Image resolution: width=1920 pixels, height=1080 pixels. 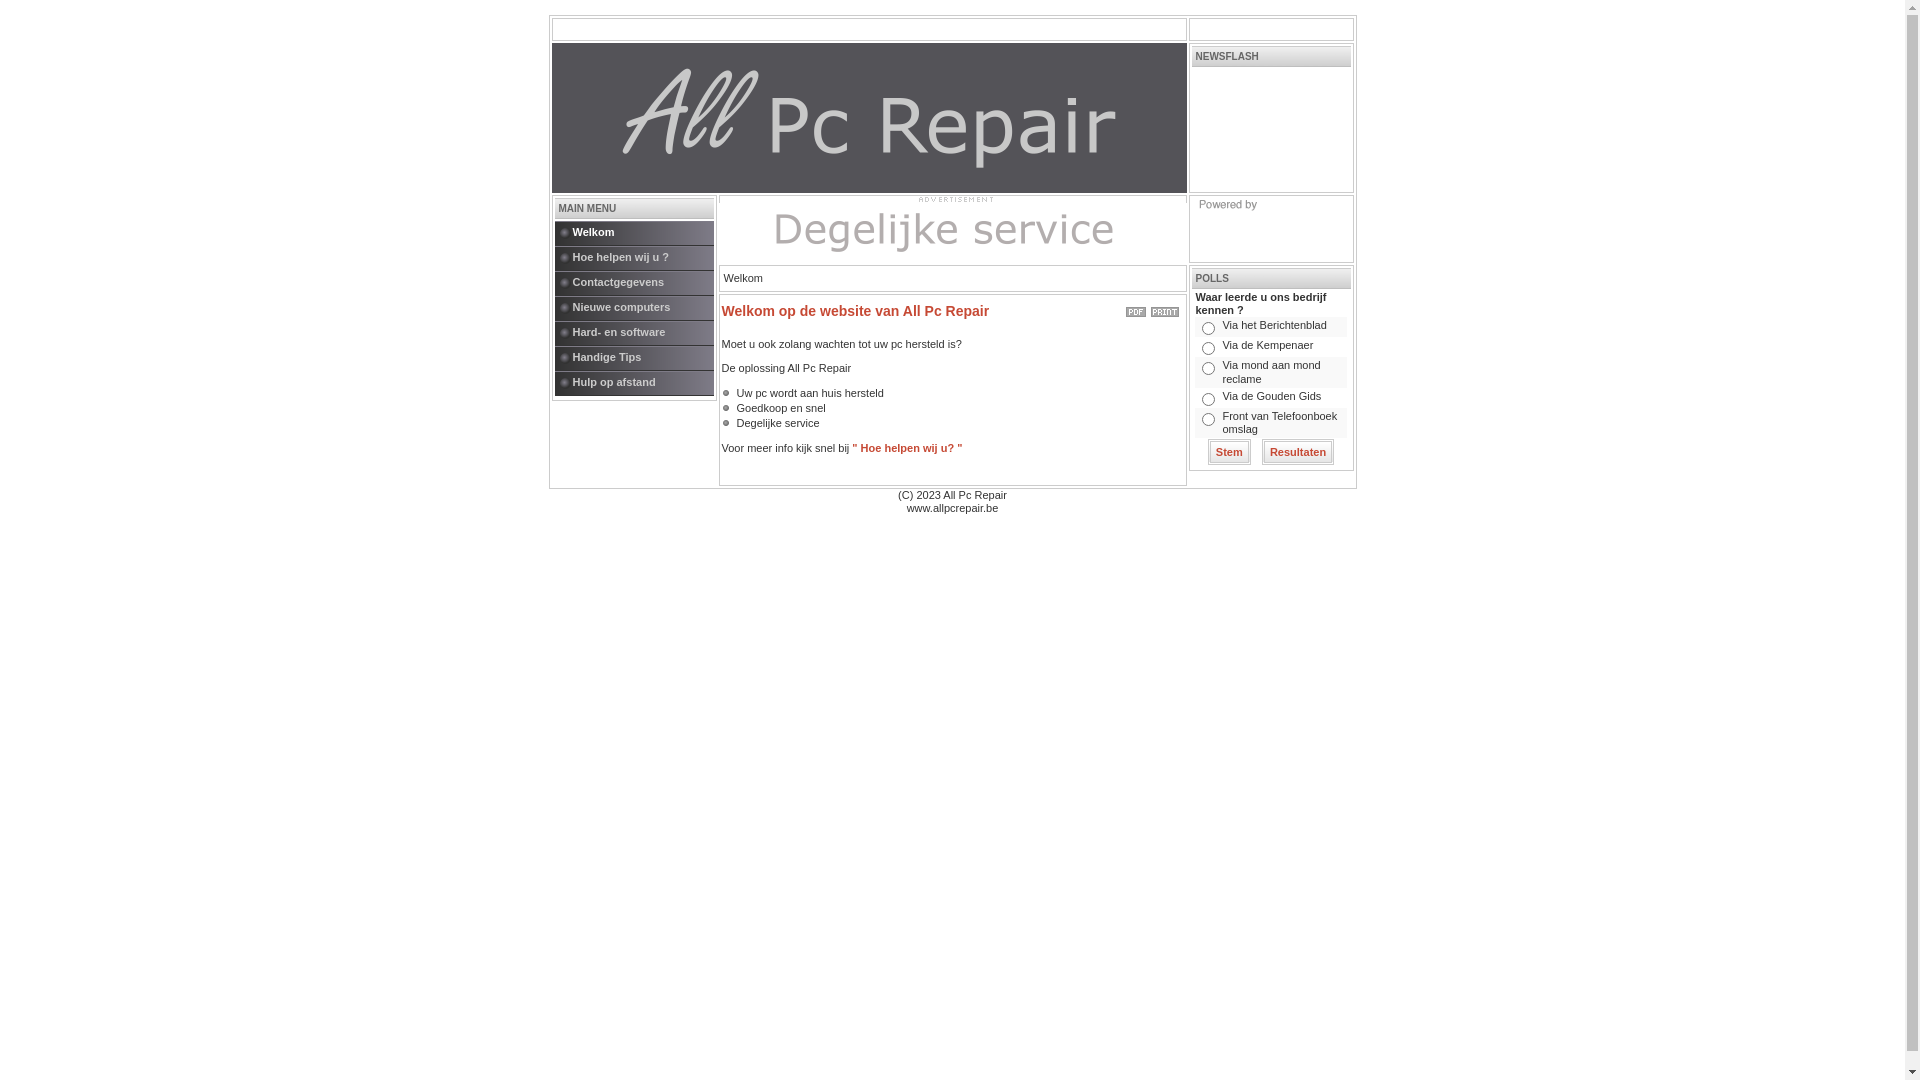 I want to click on 'Contactgegevens', so click(x=553, y=283).